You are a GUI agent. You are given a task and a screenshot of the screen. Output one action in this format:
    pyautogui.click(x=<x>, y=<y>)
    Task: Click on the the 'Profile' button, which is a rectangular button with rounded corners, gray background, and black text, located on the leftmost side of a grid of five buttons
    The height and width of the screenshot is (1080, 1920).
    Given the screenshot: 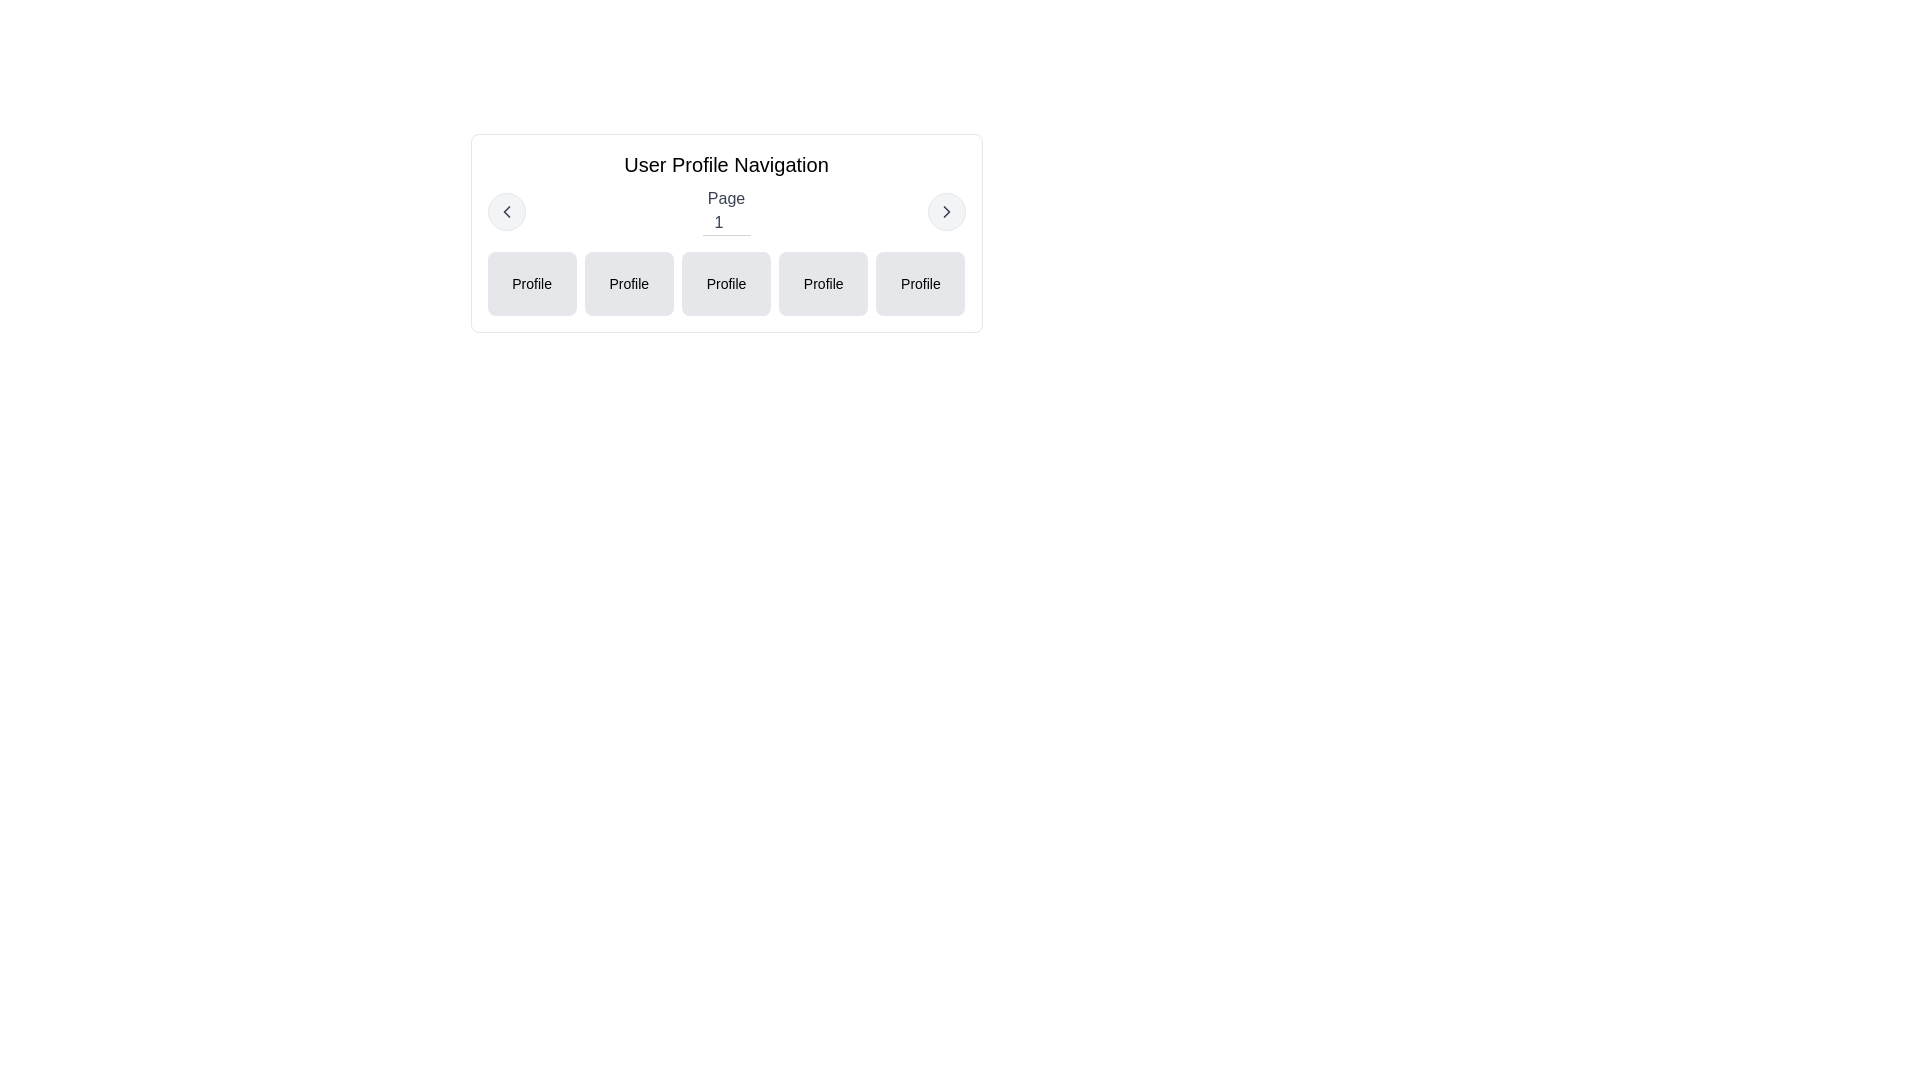 What is the action you would take?
    pyautogui.click(x=532, y=284)
    